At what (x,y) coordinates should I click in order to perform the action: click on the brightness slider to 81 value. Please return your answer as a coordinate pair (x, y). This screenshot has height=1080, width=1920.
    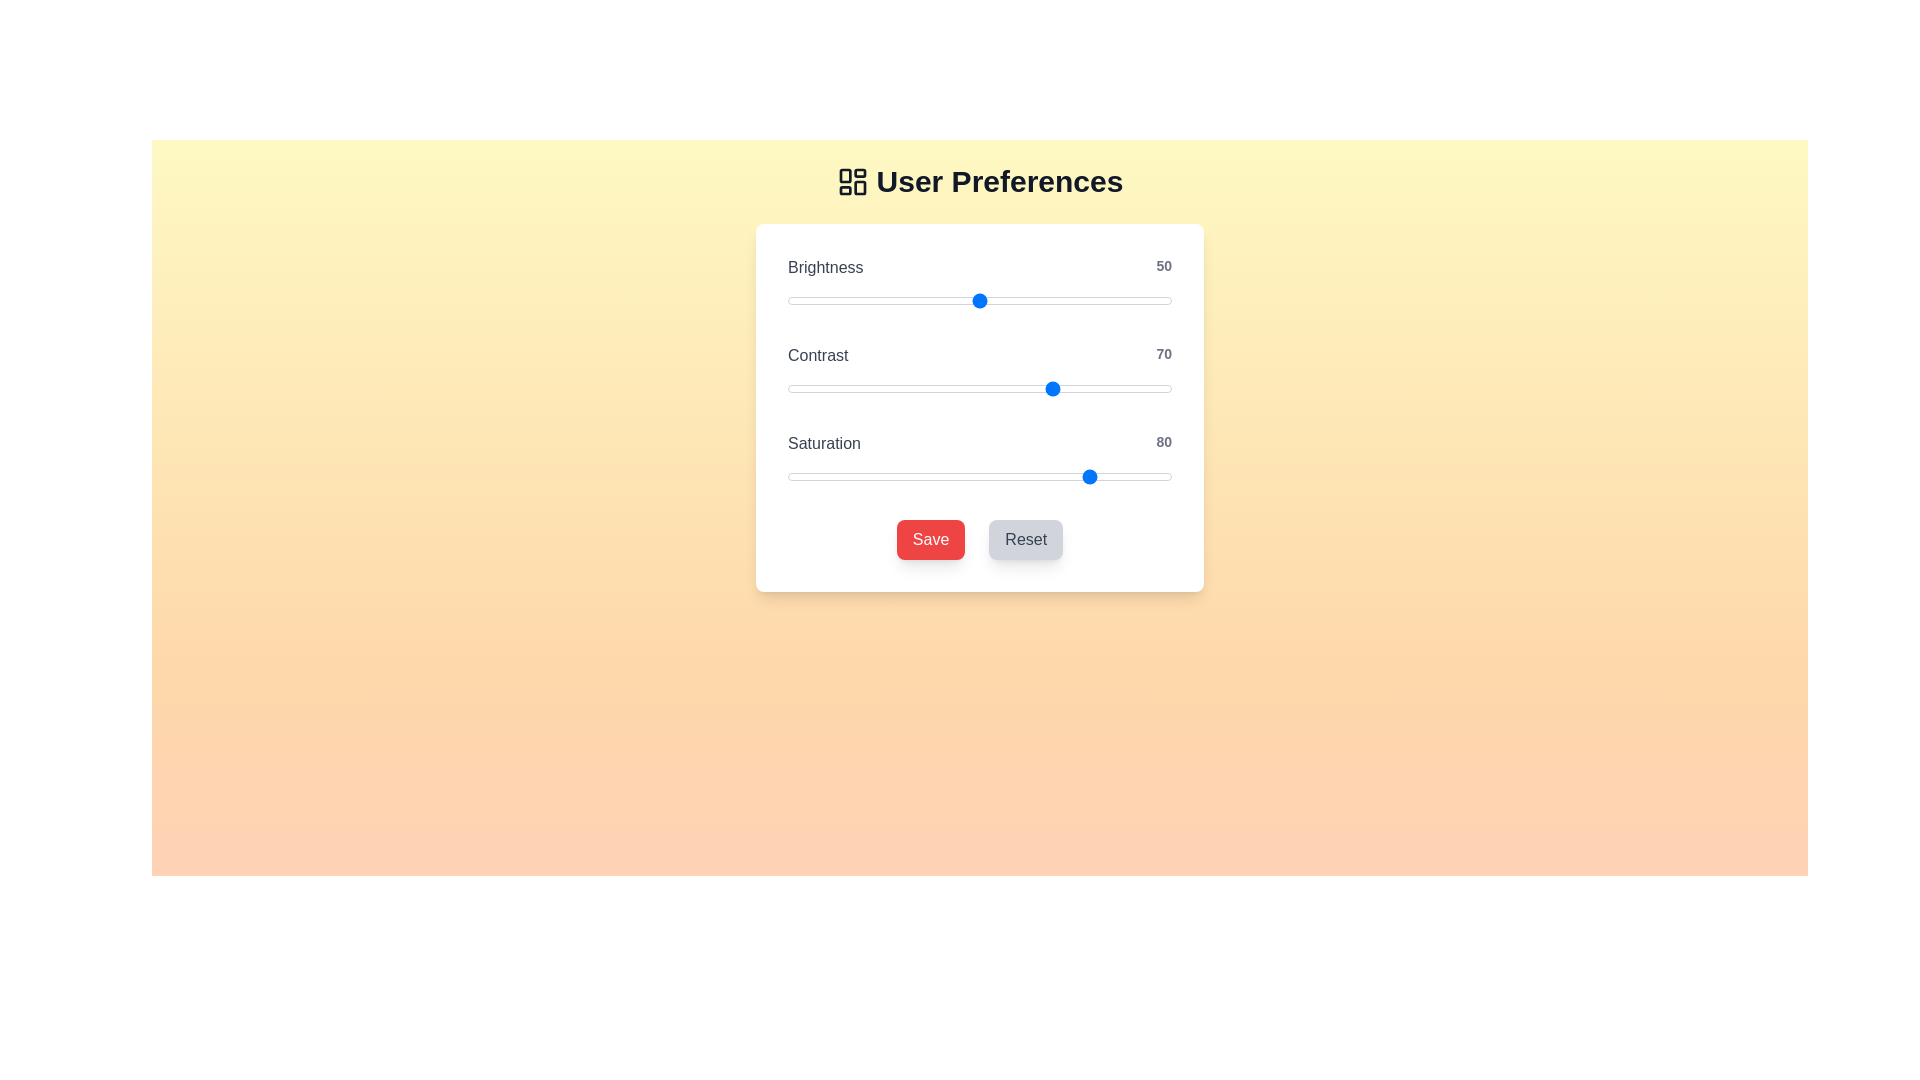
    Looking at the image, I should click on (1098, 300).